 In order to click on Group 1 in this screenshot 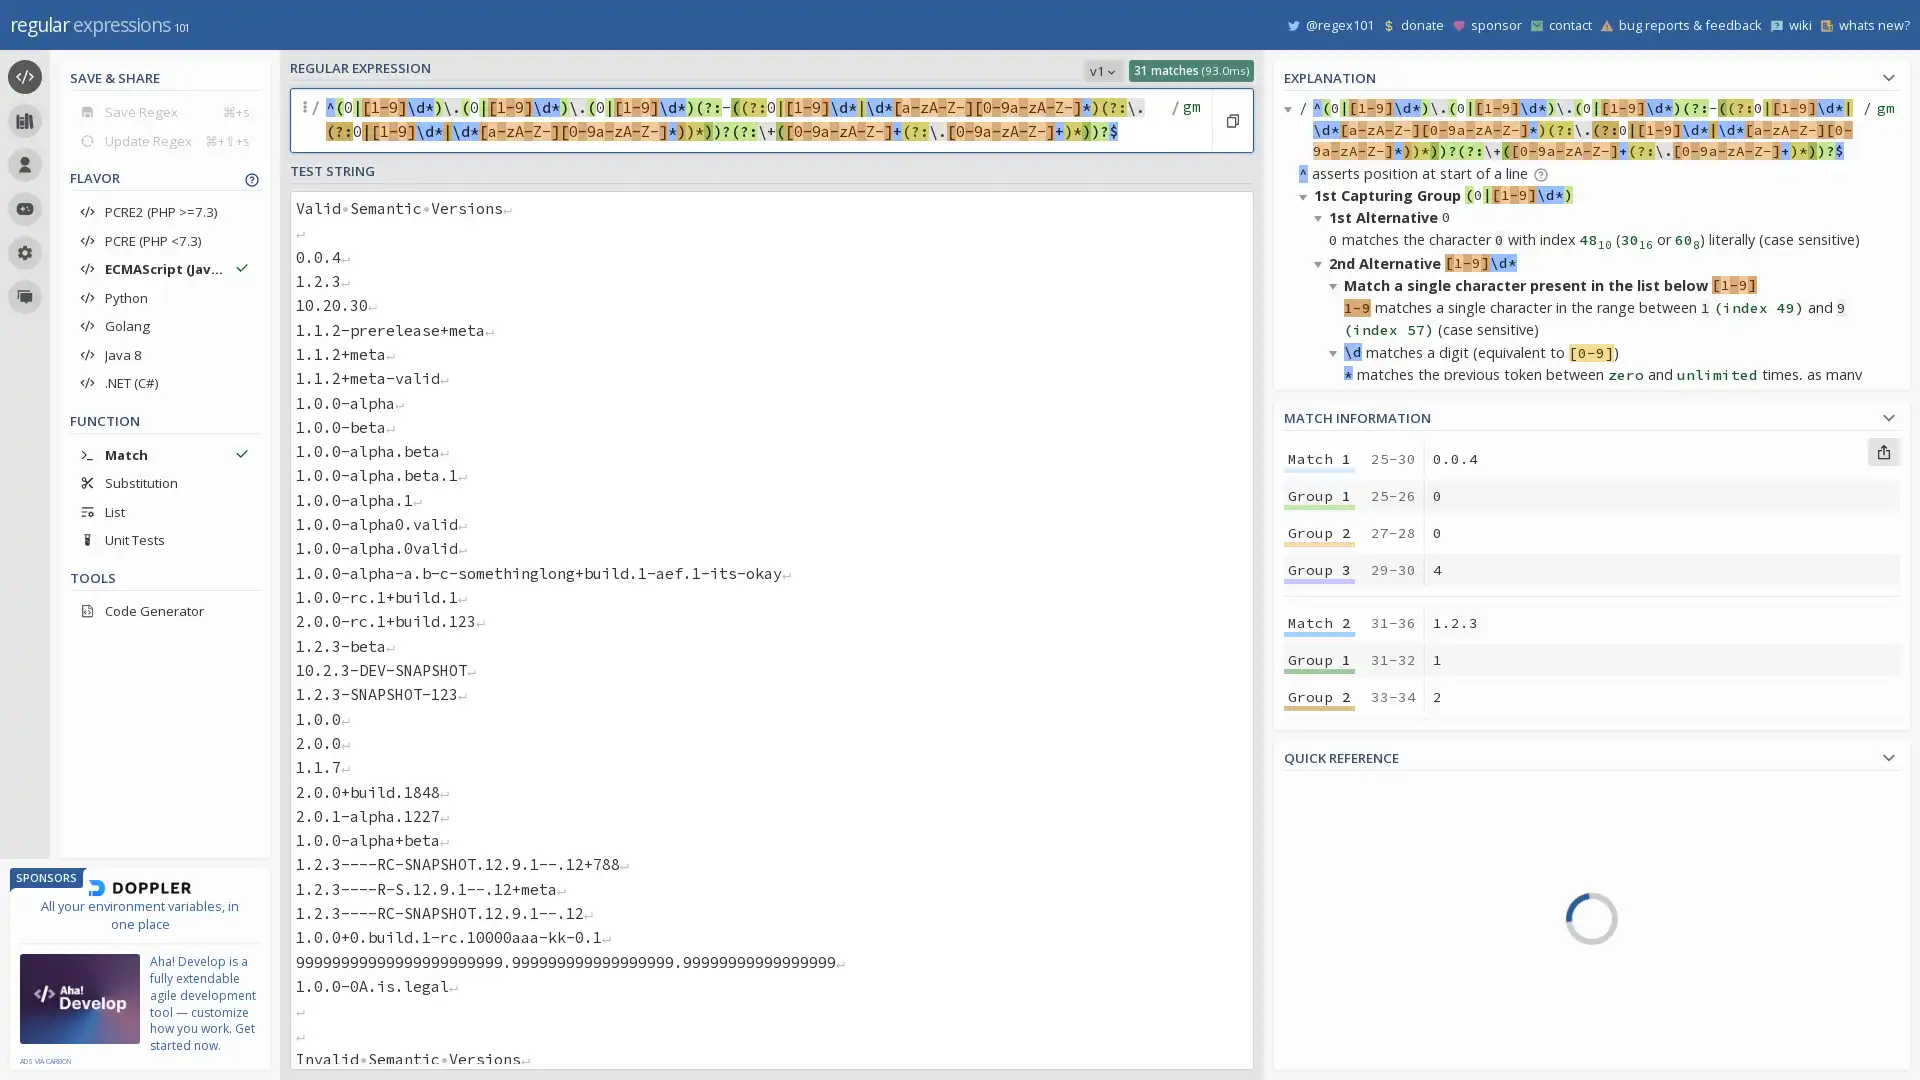, I will do `click(1319, 986)`.